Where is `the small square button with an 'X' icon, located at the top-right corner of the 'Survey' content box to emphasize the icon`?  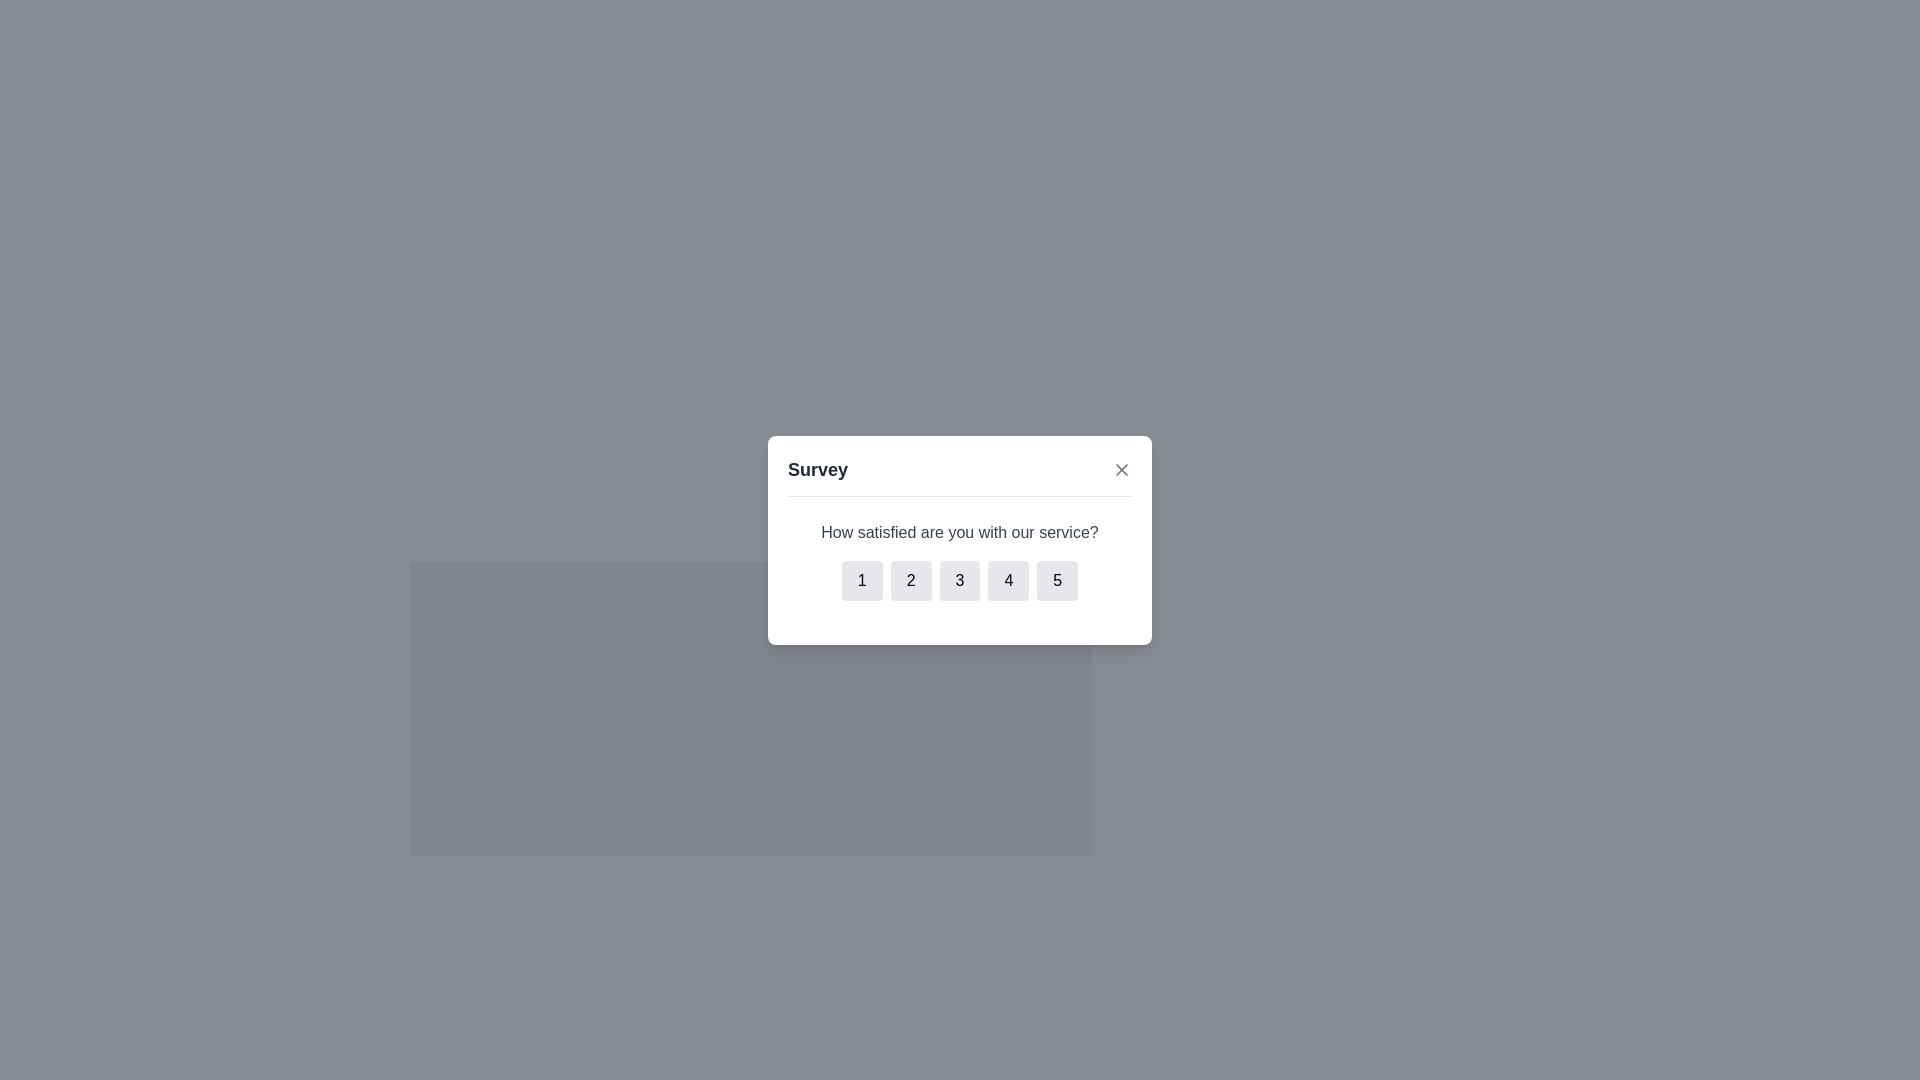
the small square button with an 'X' icon, located at the top-right corner of the 'Survey' content box to emphasize the icon is located at coordinates (1122, 469).